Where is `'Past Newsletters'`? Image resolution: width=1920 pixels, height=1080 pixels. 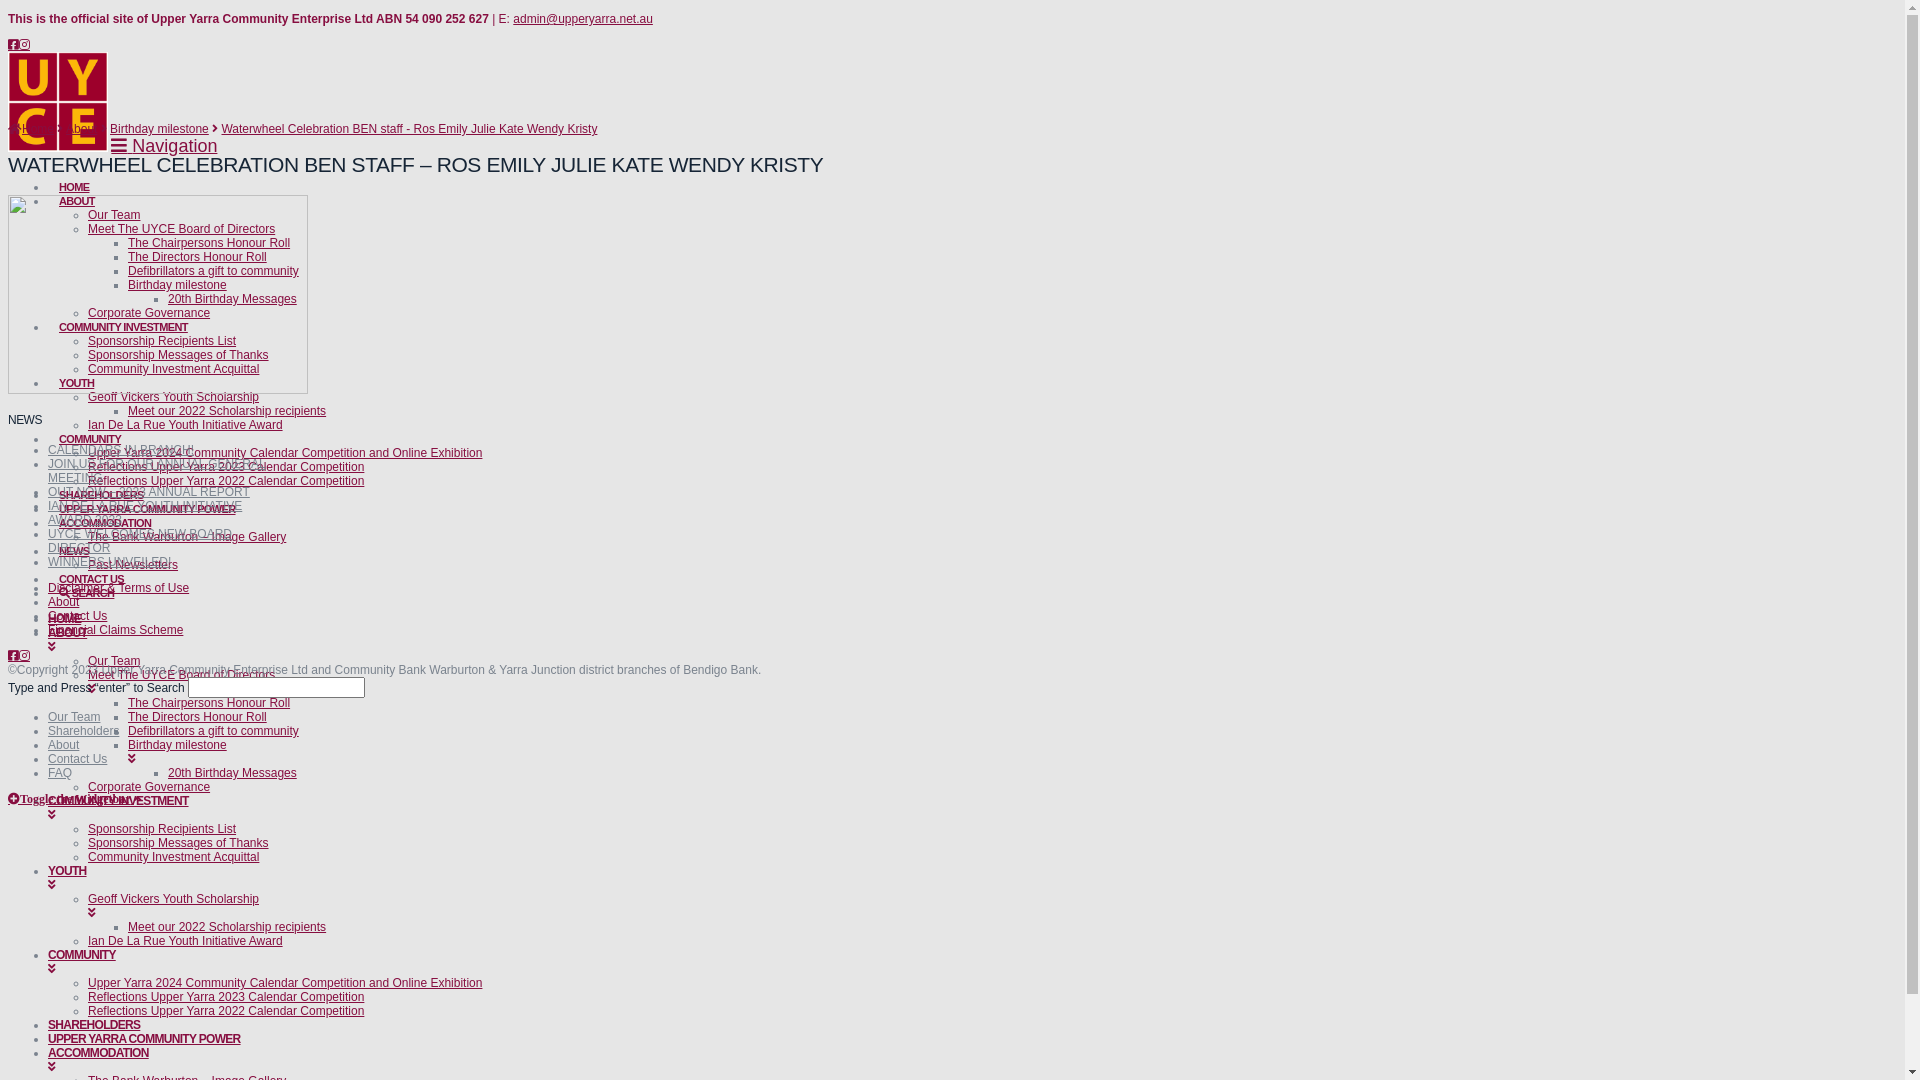
'Past Newsletters' is located at coordinates (132, 564).